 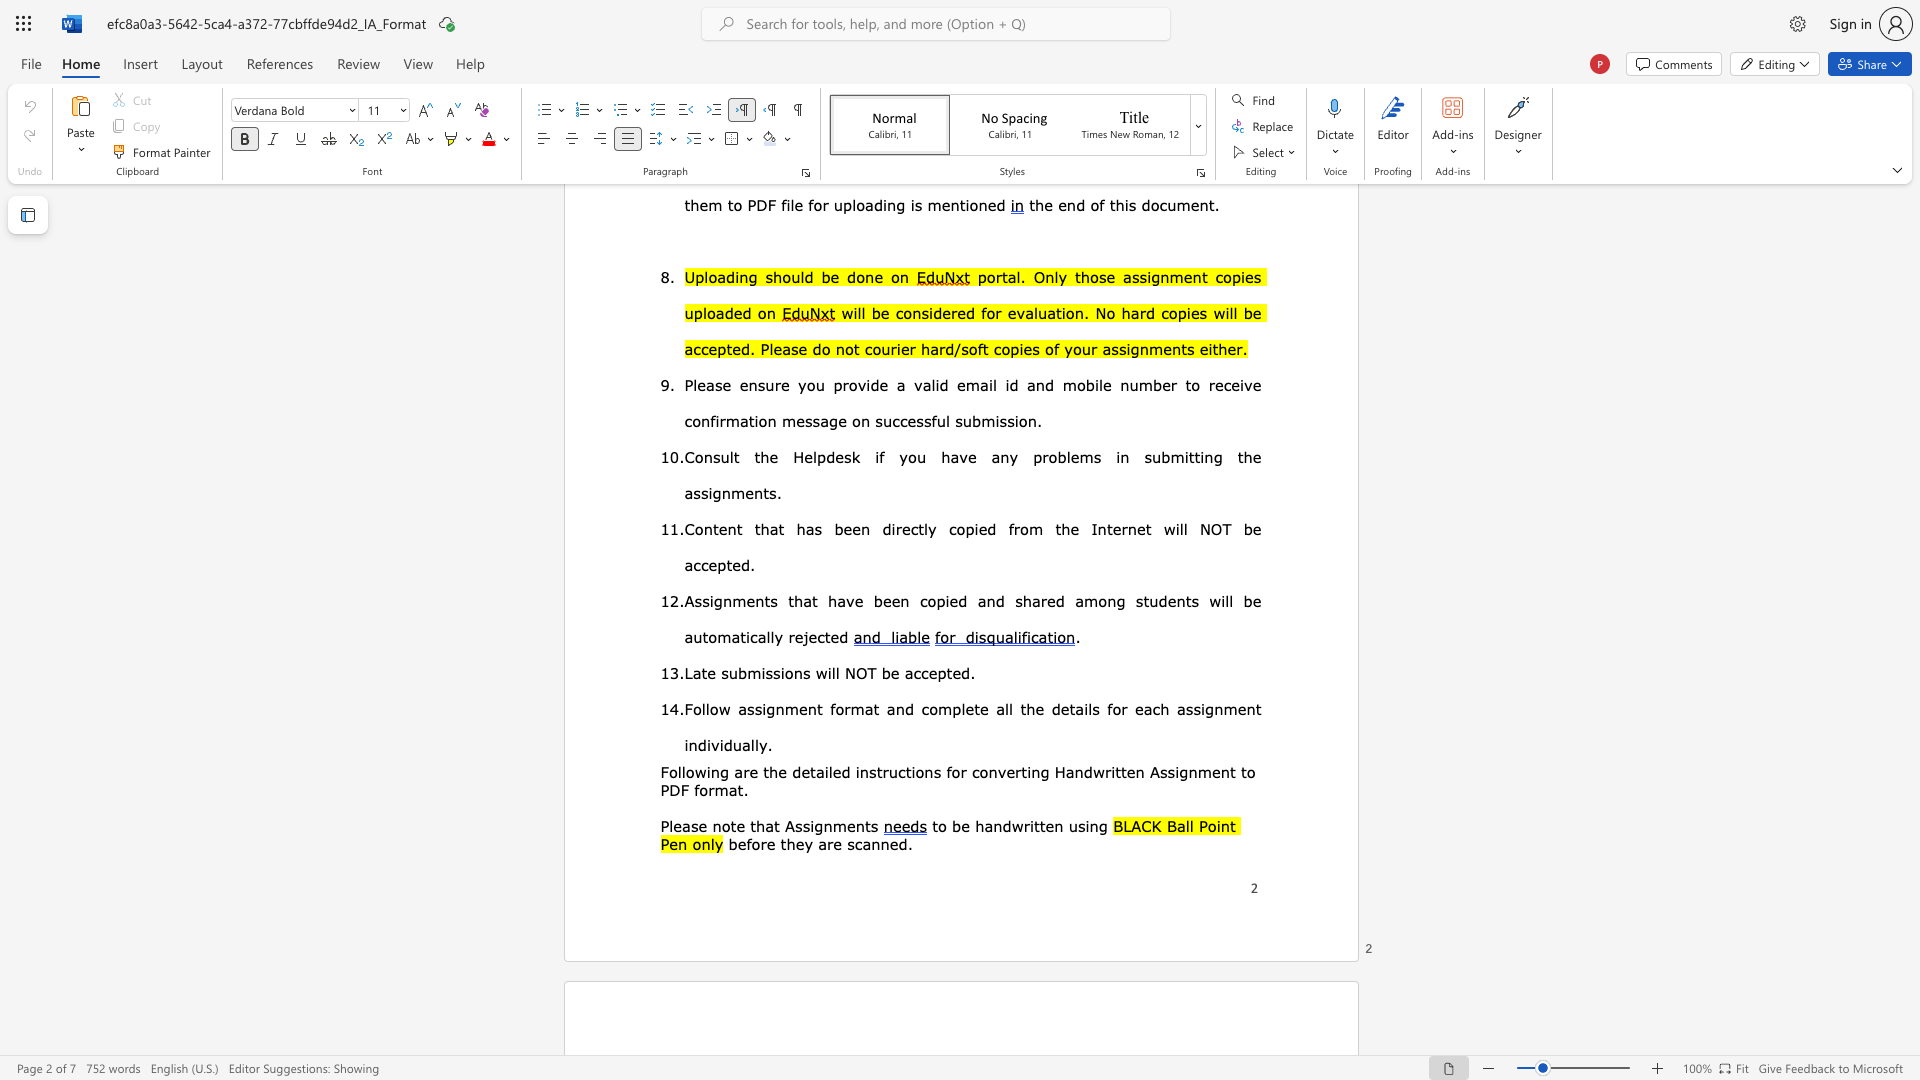 I want to click on the subset text "missions will NOT" within the text "Late submissions will NOT be accepted.", so click(x=746, y=672).